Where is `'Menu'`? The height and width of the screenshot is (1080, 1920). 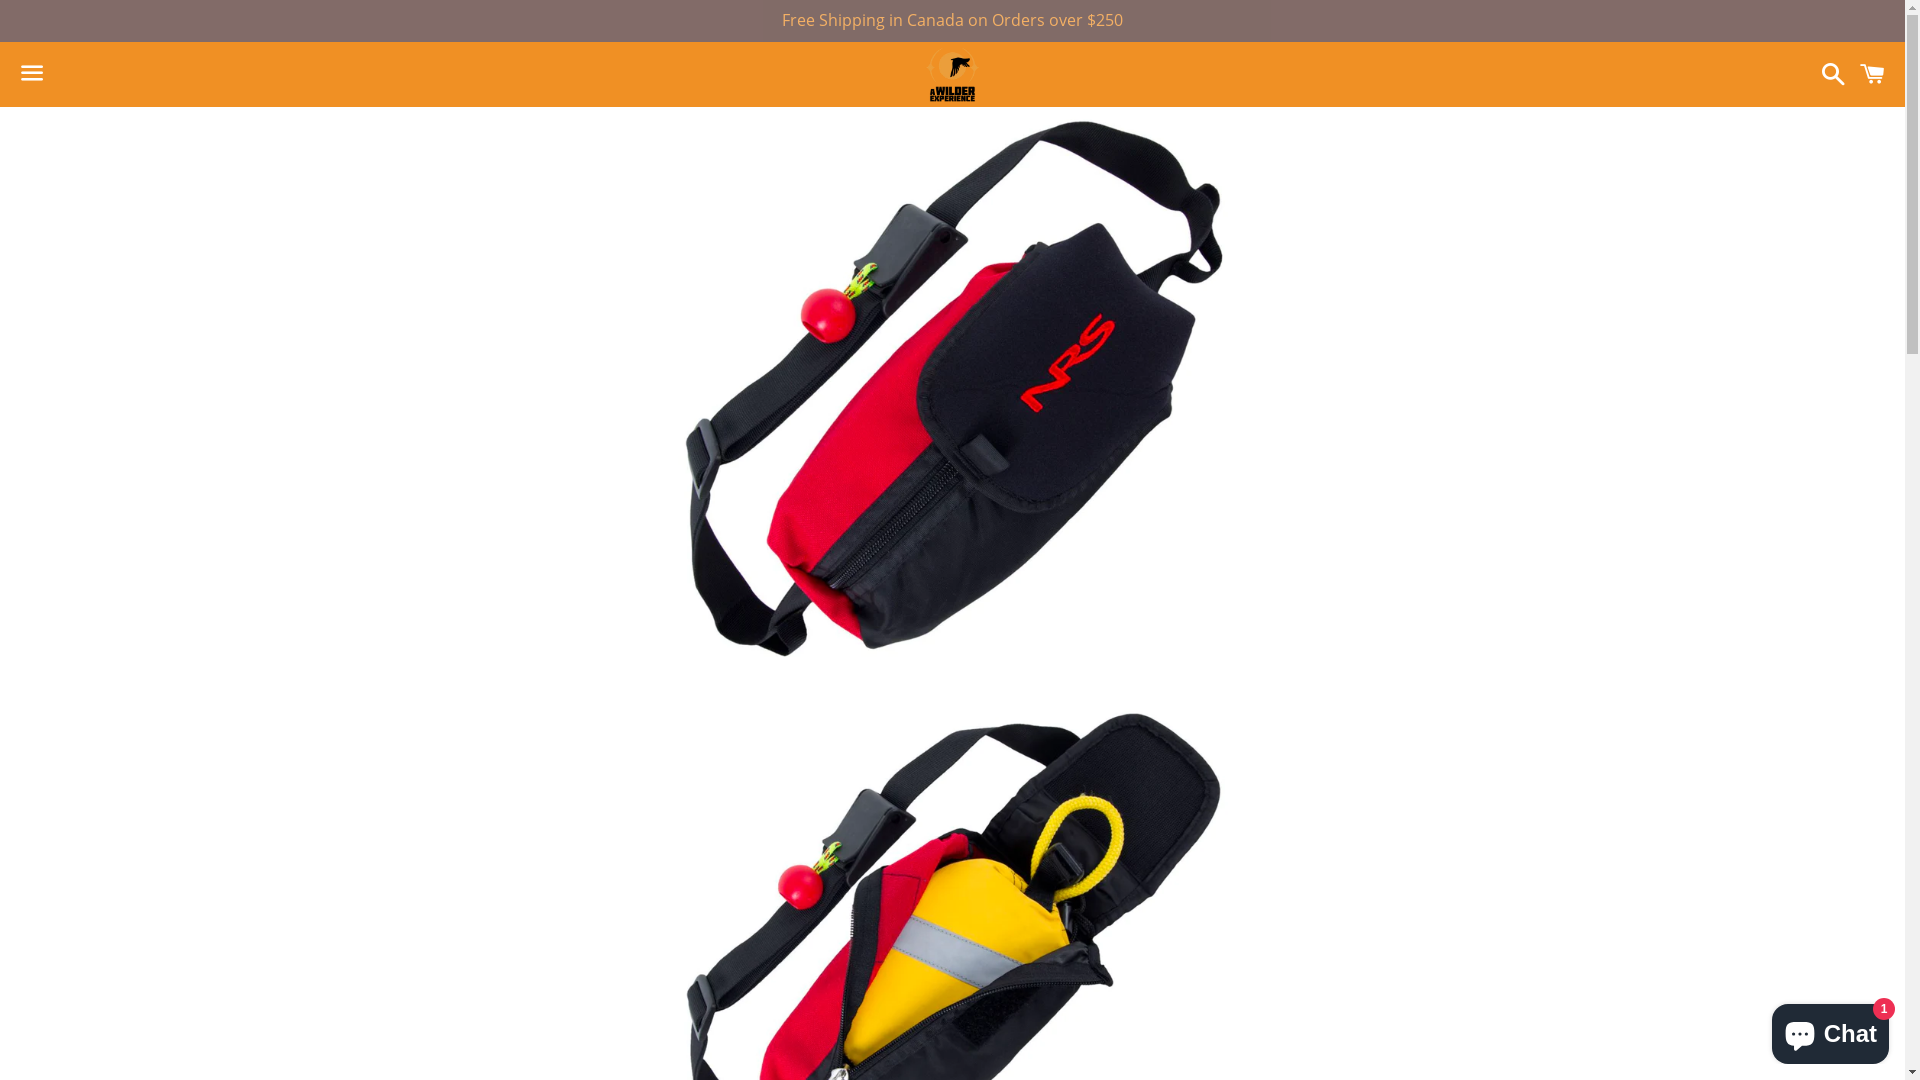 'Menu' is located at coordinates (32, 72).